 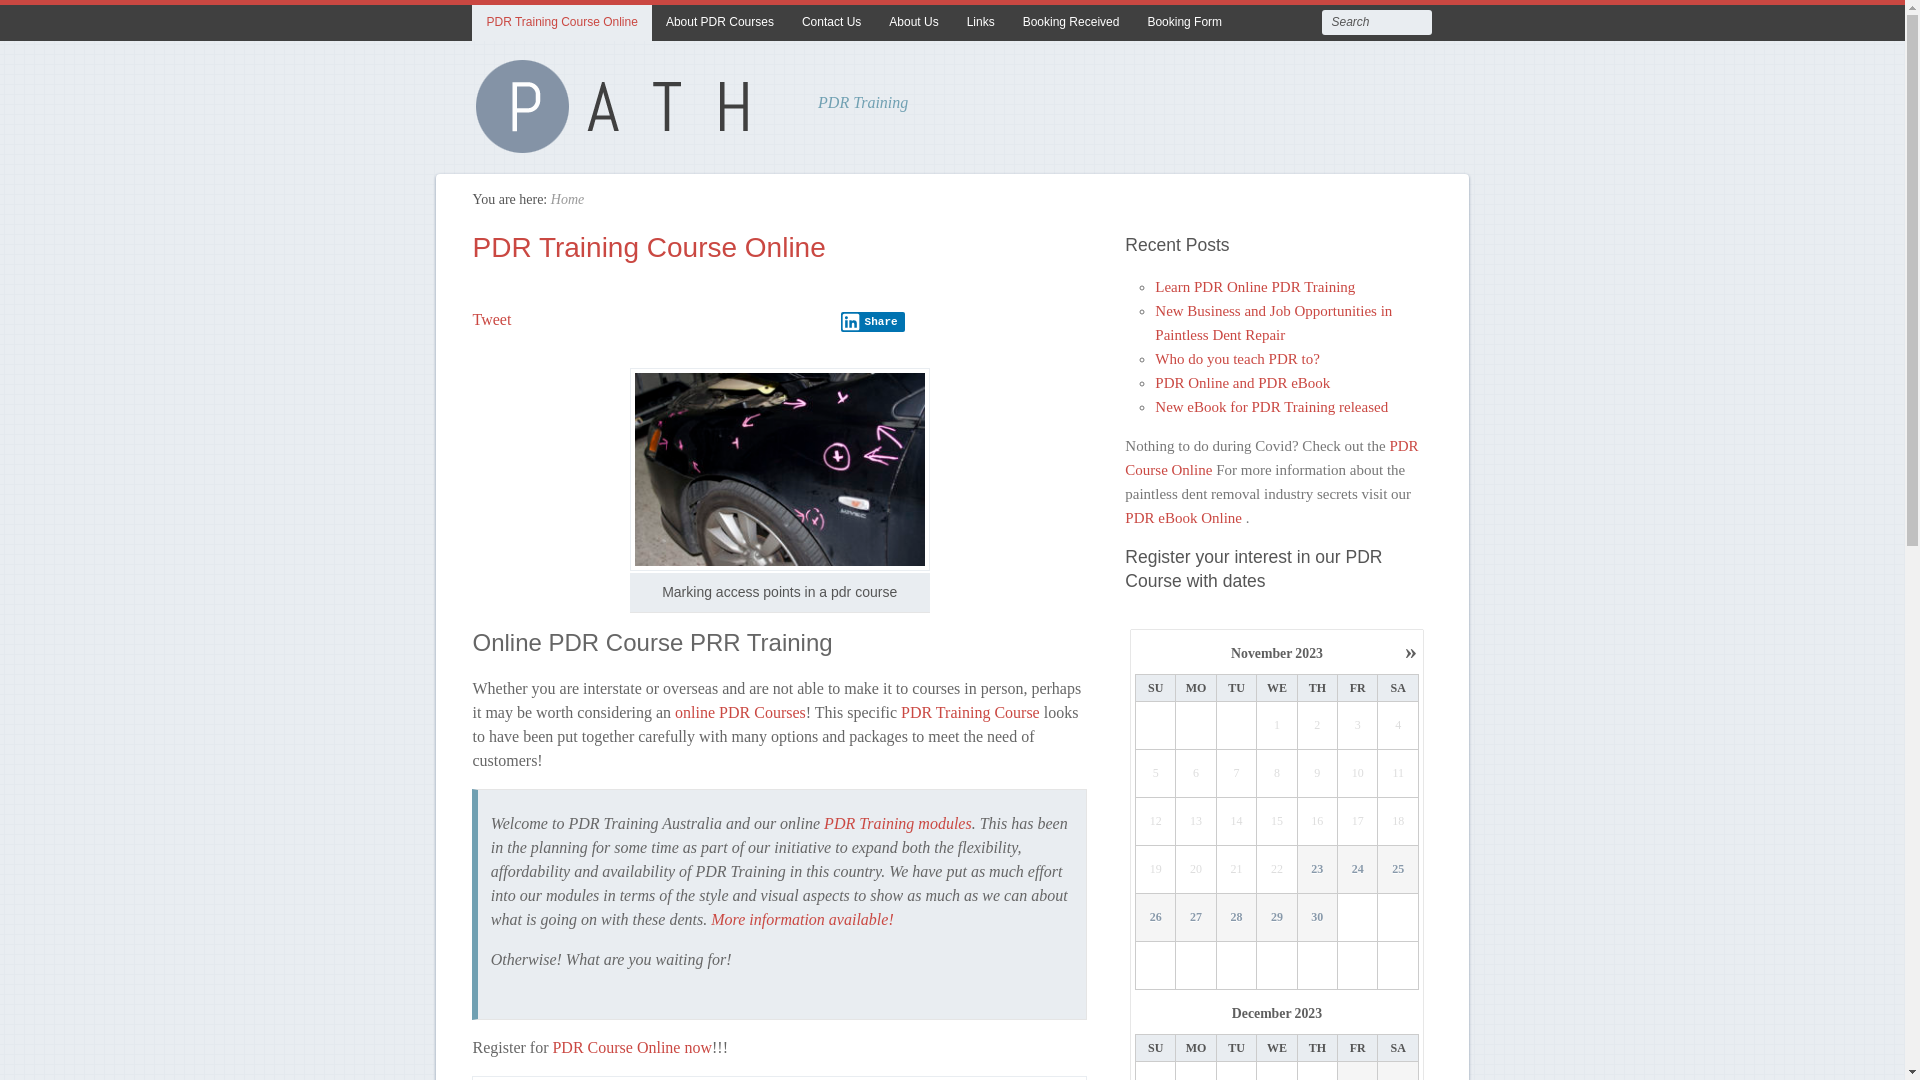 I want to click on 'PDR Online and PDR eBook', so click(x=1155, y=382).